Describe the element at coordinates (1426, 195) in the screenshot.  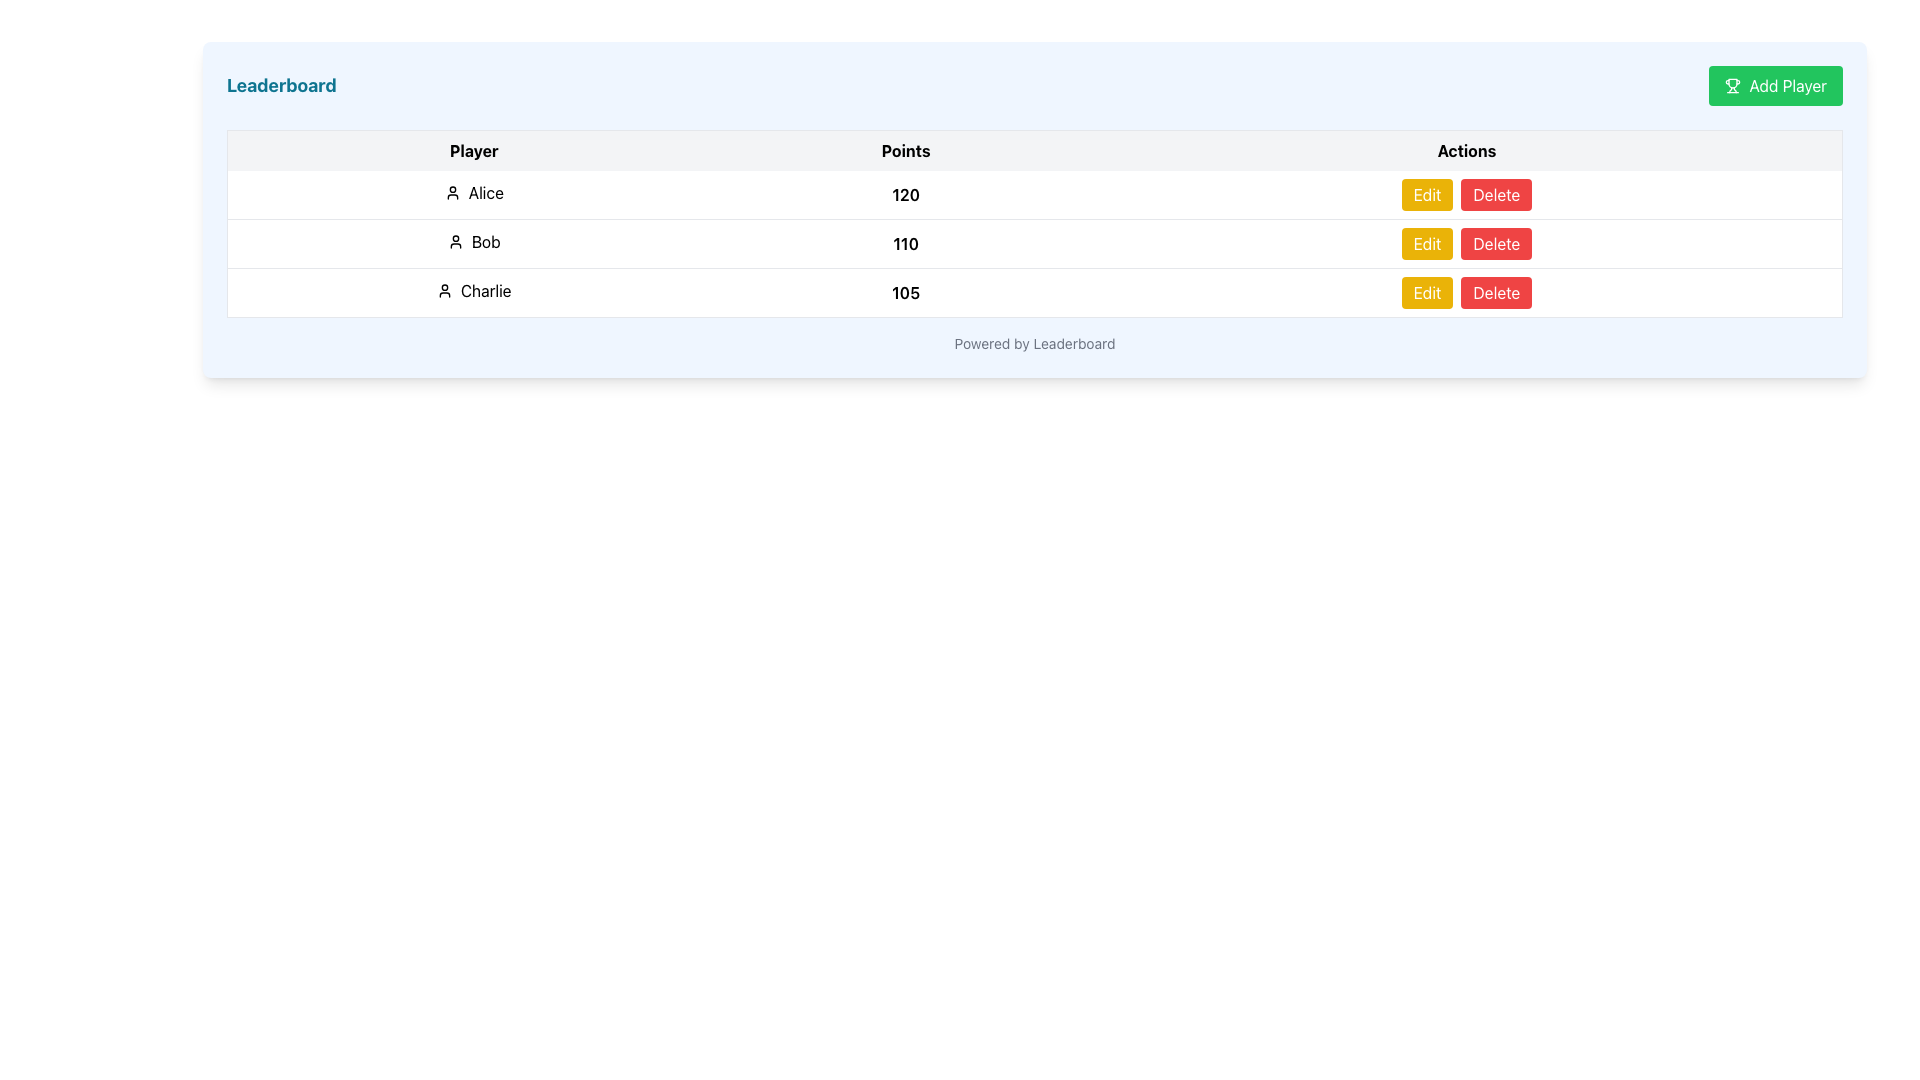
I see `the 'Edit' button located in the first row under the 'Actions' column of the table layout to initiate editing` at that location.